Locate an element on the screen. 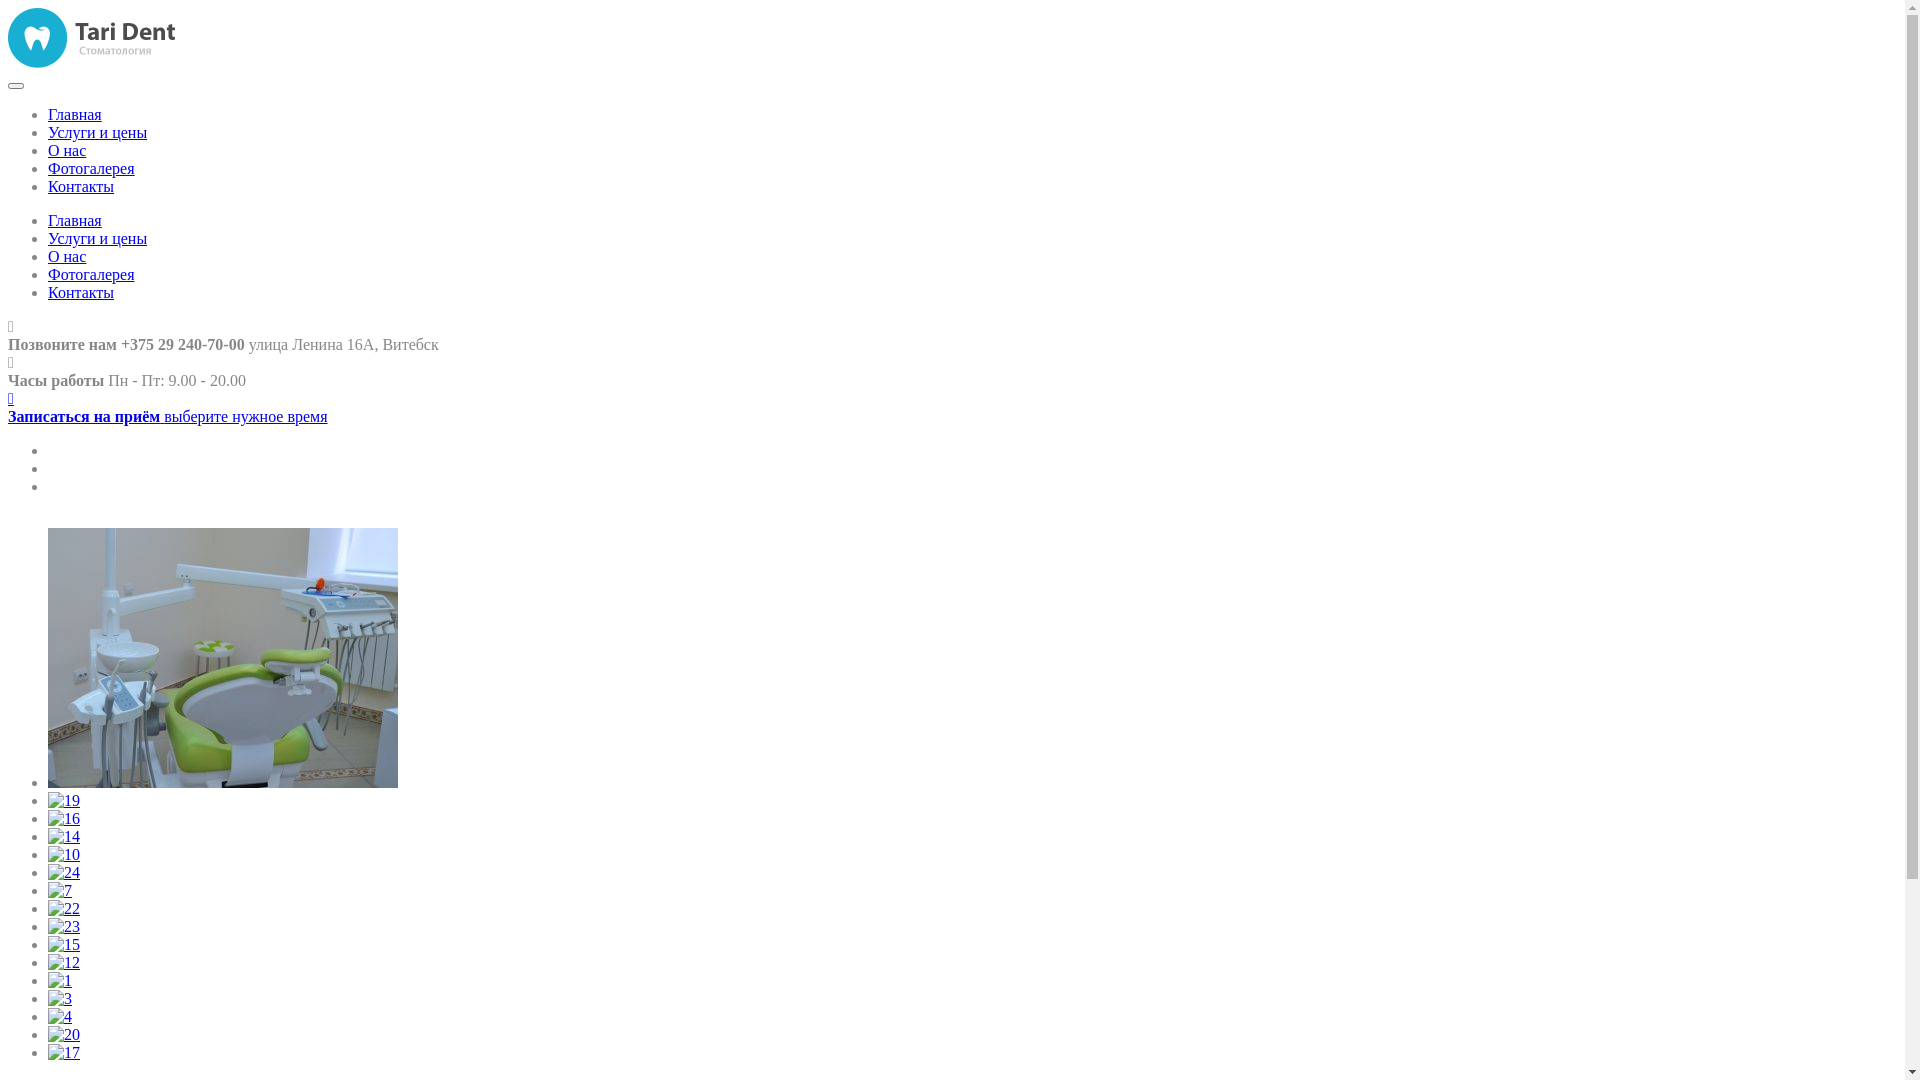  '7' is located at coordinates (59, 890).